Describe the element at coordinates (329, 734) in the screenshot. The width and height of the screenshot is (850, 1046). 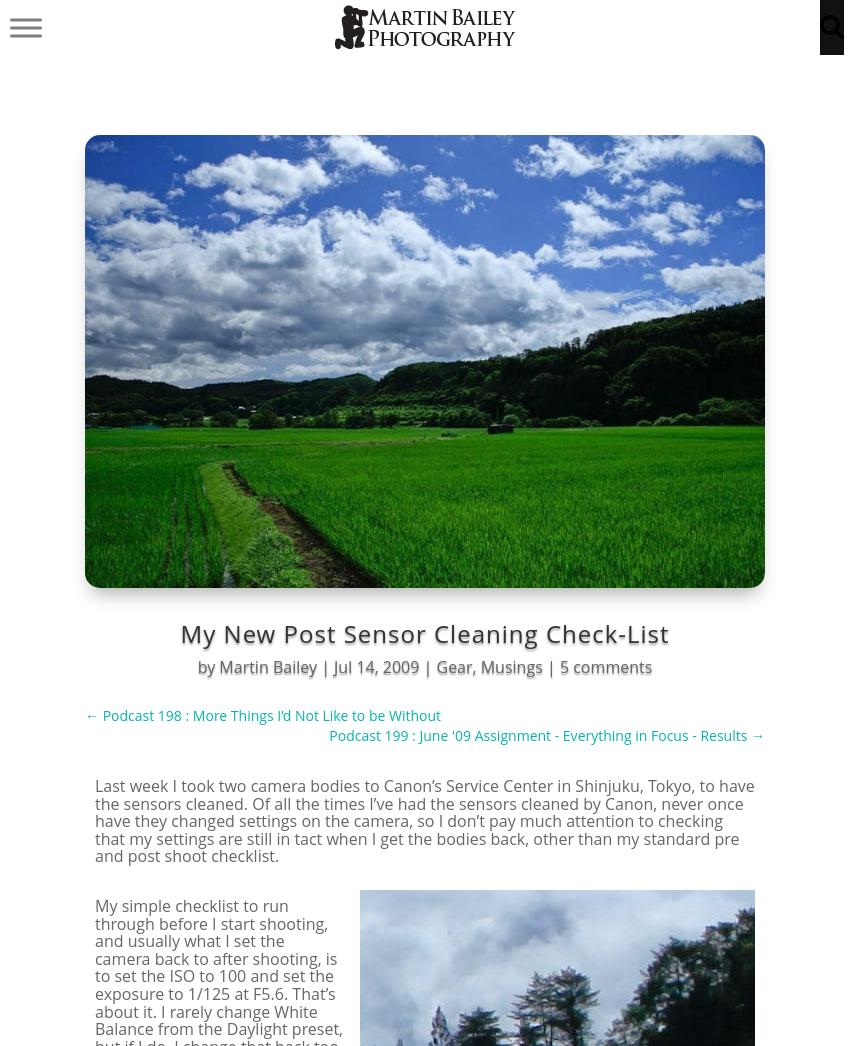
I see `'Podcast 199 : June '09 Assignment - Everything in Focus - Results'` at that location.